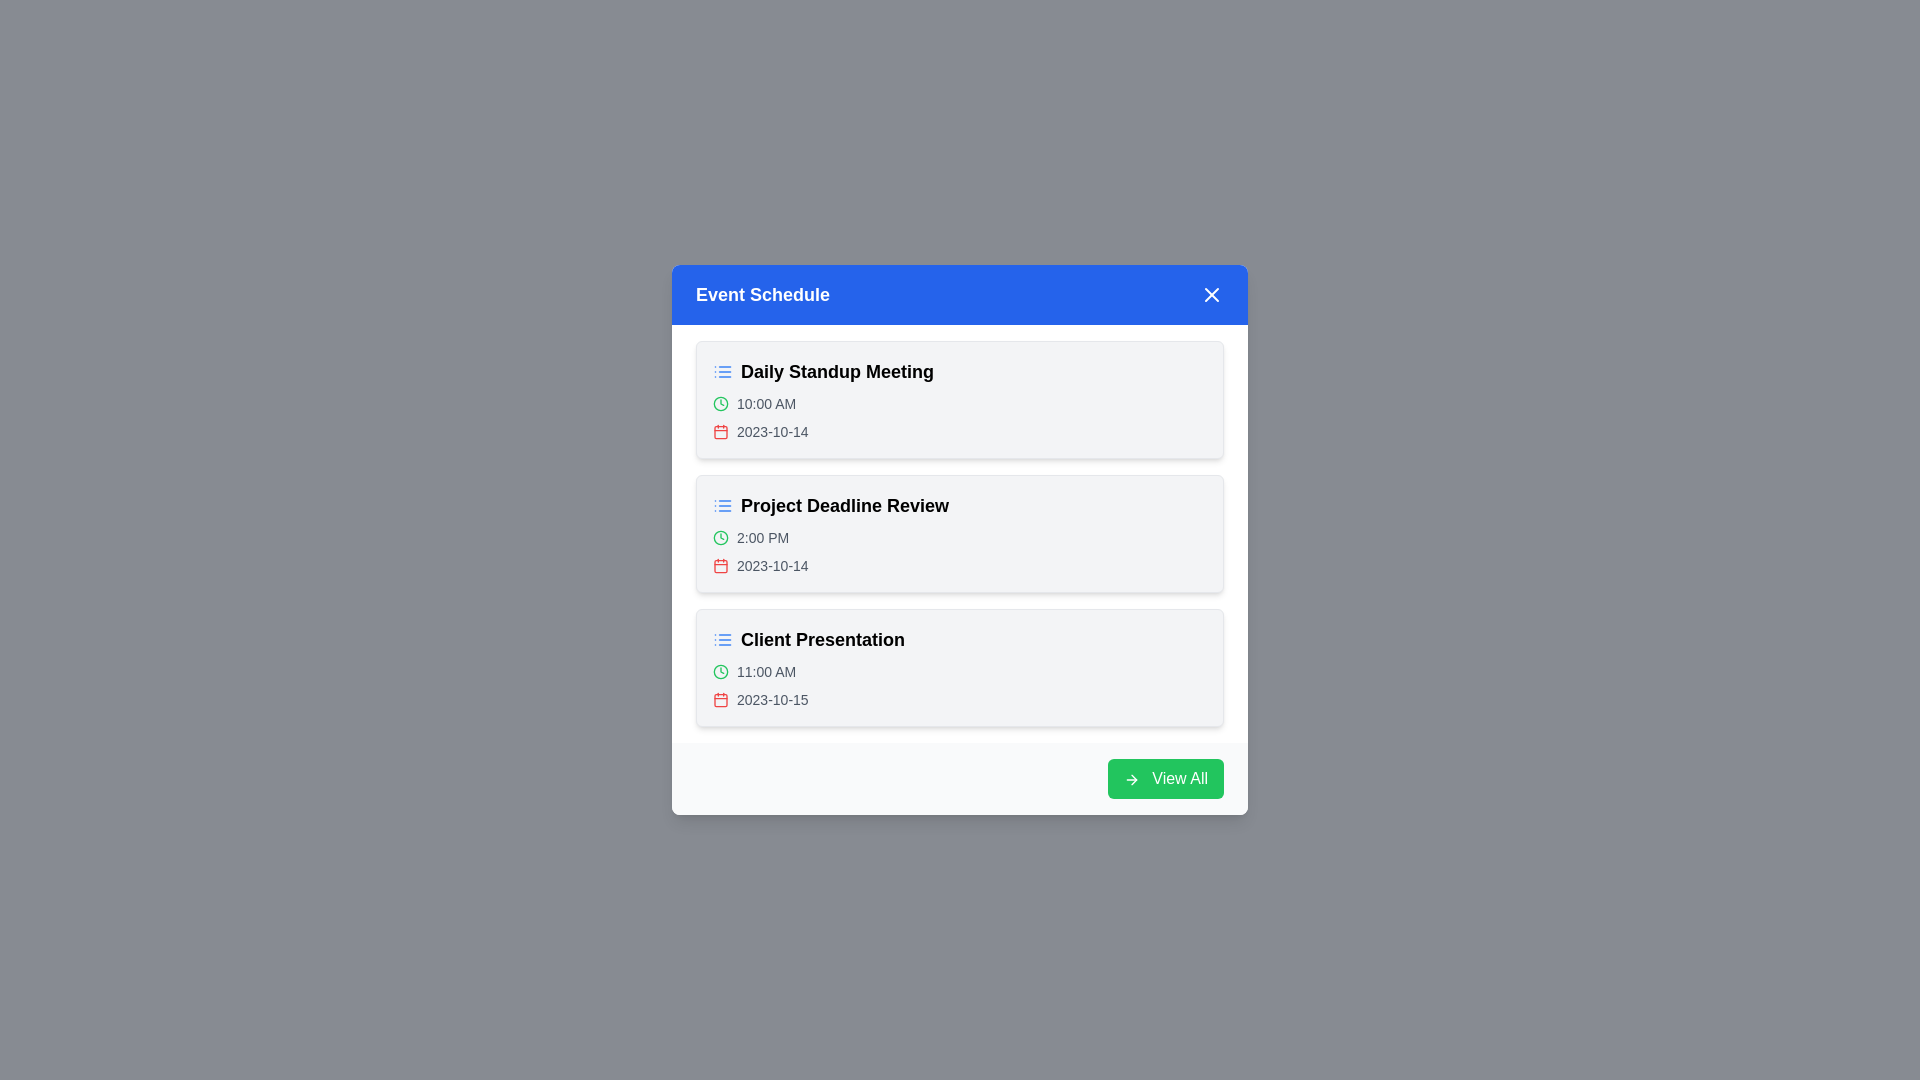  I want to click on the graphical icon embedded in the calendar icon representing the date for the 'Project Deadline Review' entry, so click(720, 566).